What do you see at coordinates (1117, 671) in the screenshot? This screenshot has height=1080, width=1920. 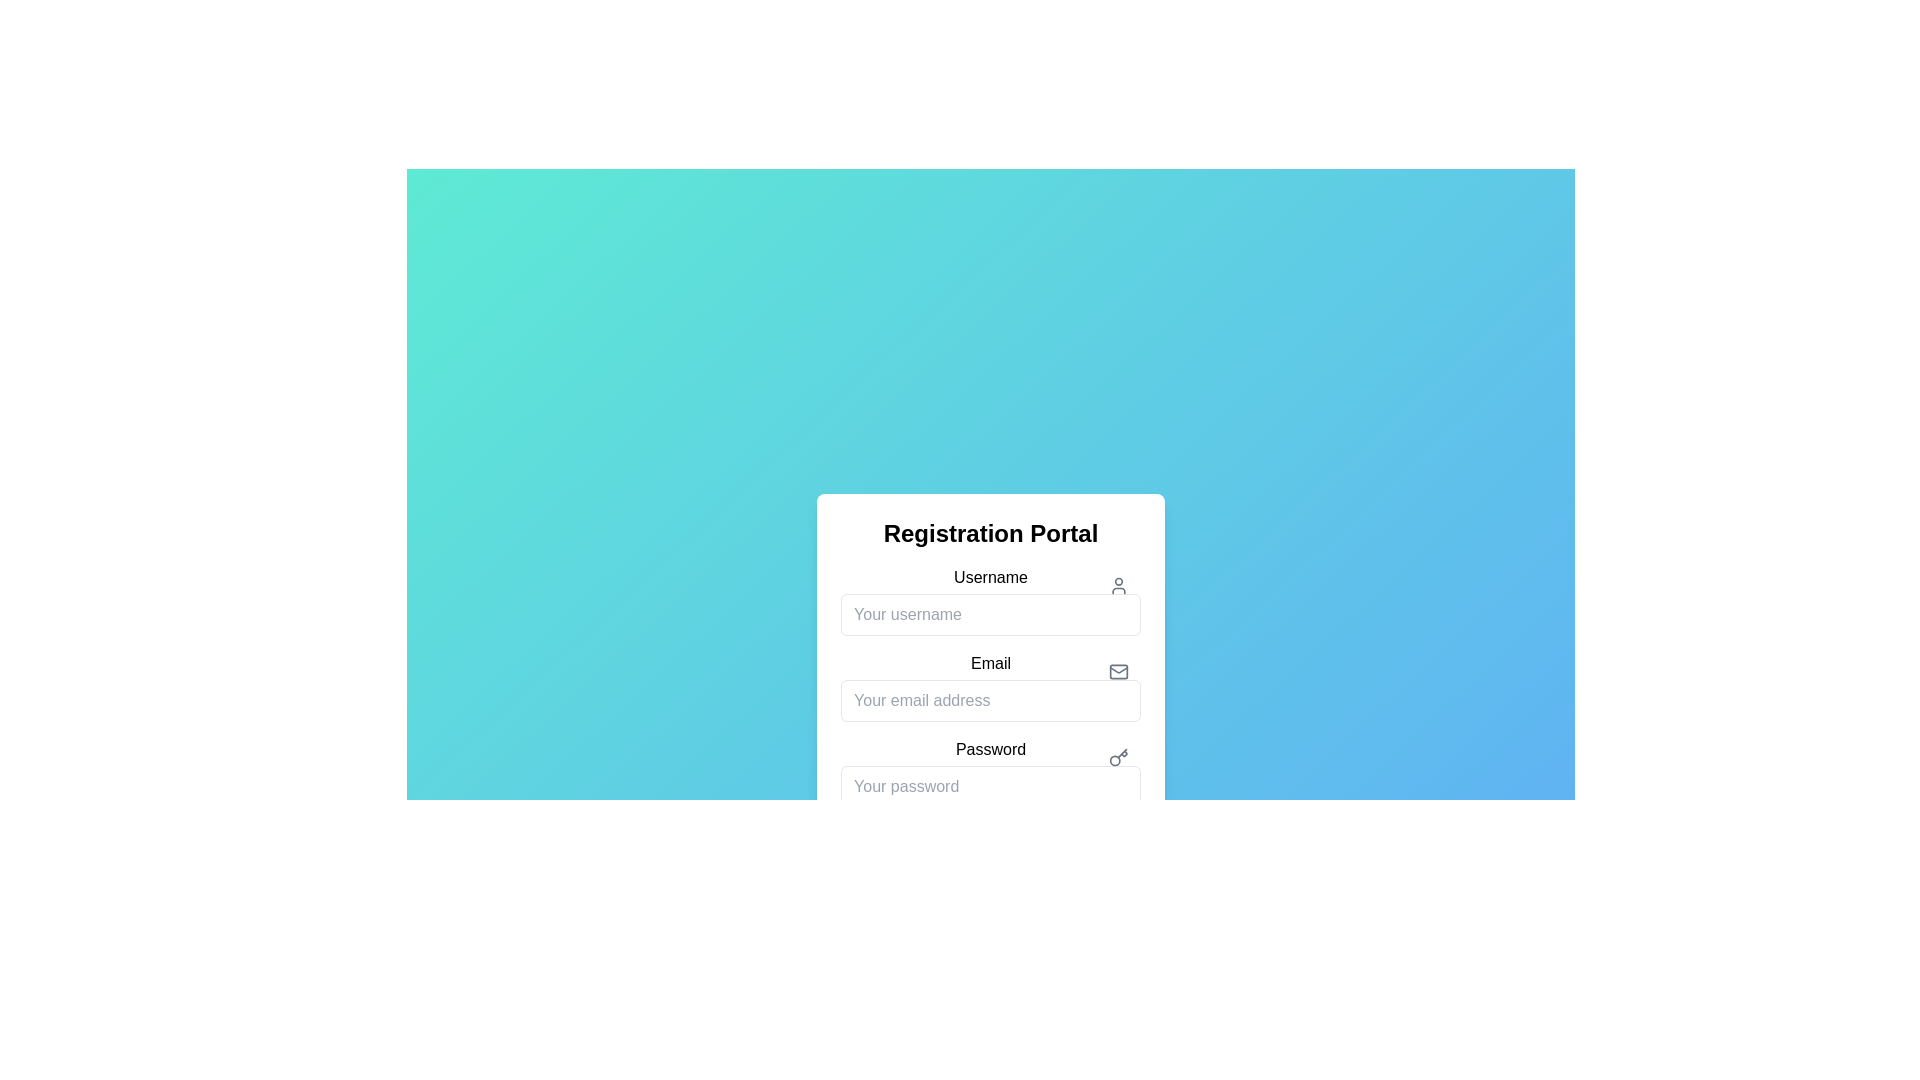 I see `the email input field by clicking on the envelope icon located on the right side of the input field` at bounding box center [1117, 671].